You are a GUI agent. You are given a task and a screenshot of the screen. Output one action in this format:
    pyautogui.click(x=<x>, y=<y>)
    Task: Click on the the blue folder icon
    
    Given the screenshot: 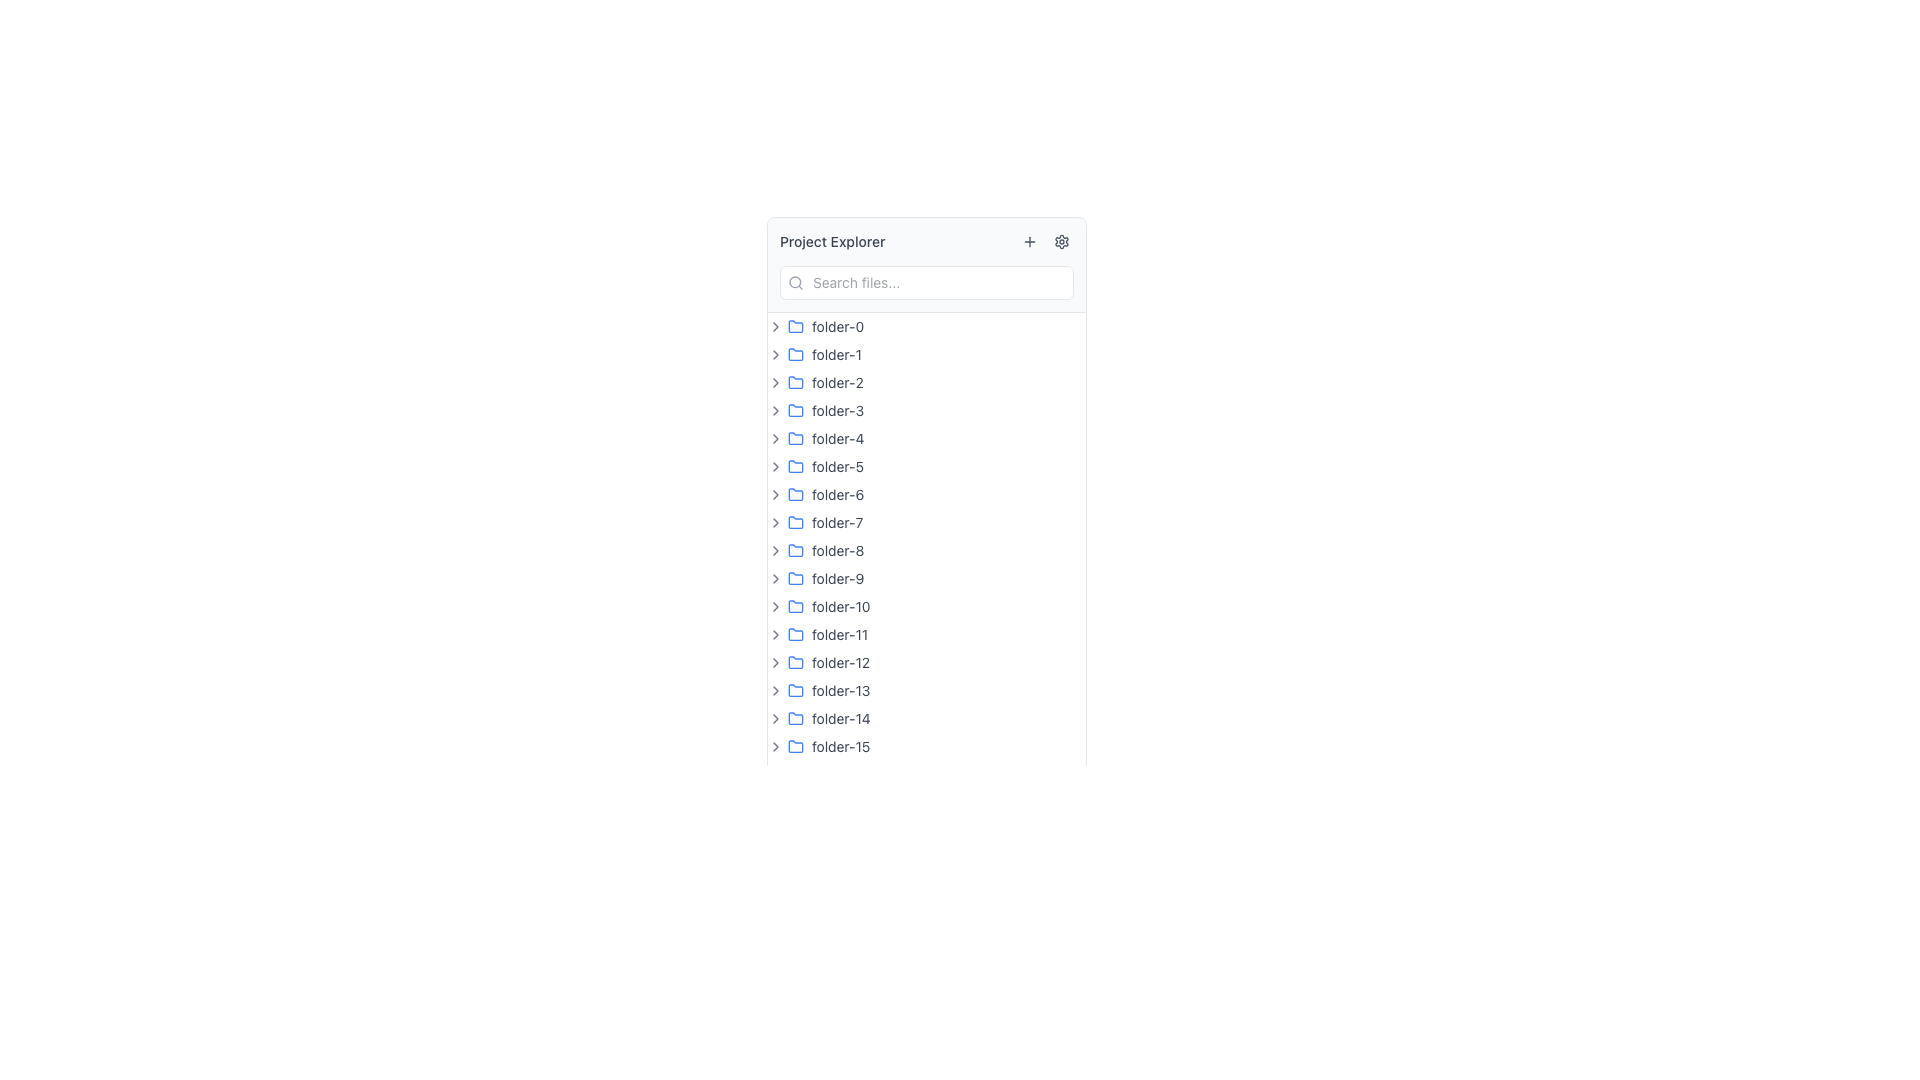 What is the action you would take?
    pyautogui.click(x=795, y=717)
    